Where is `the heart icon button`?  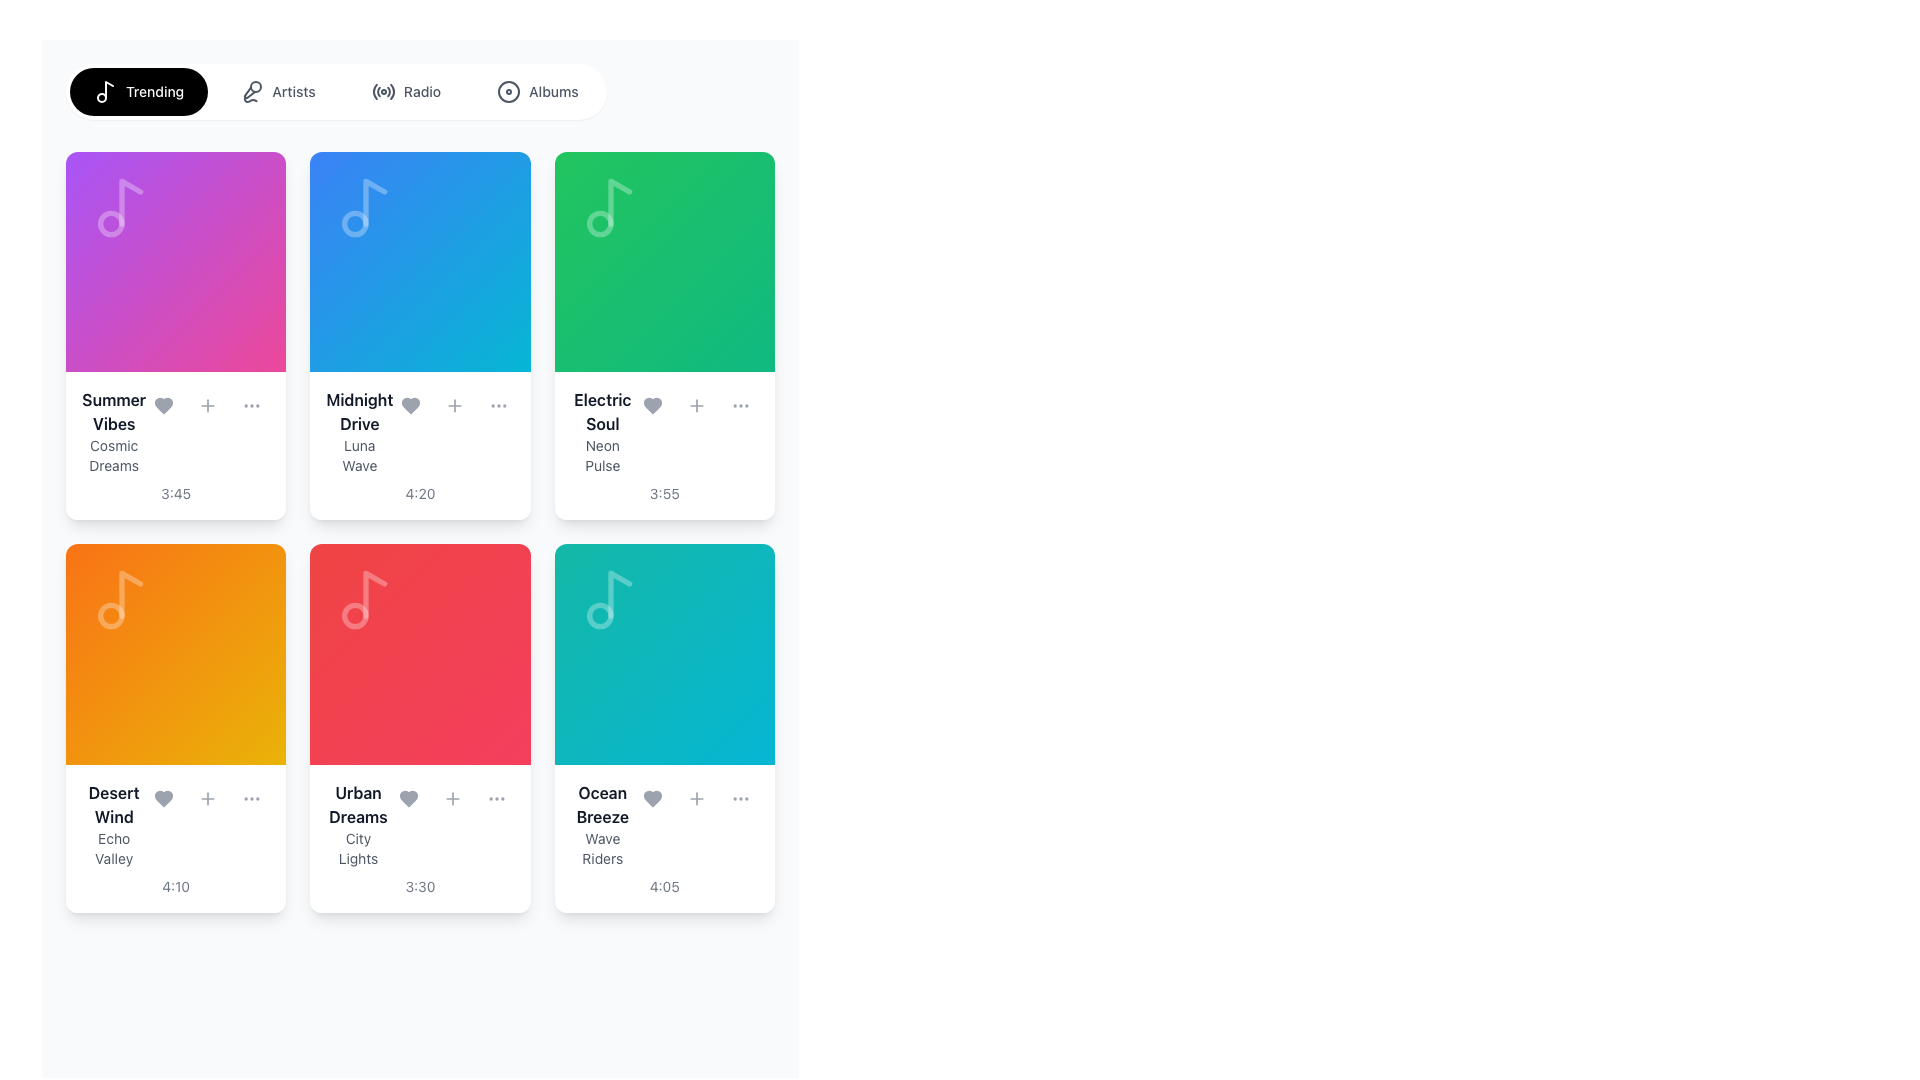
the heart icon button is located at coordinates (410, 405).